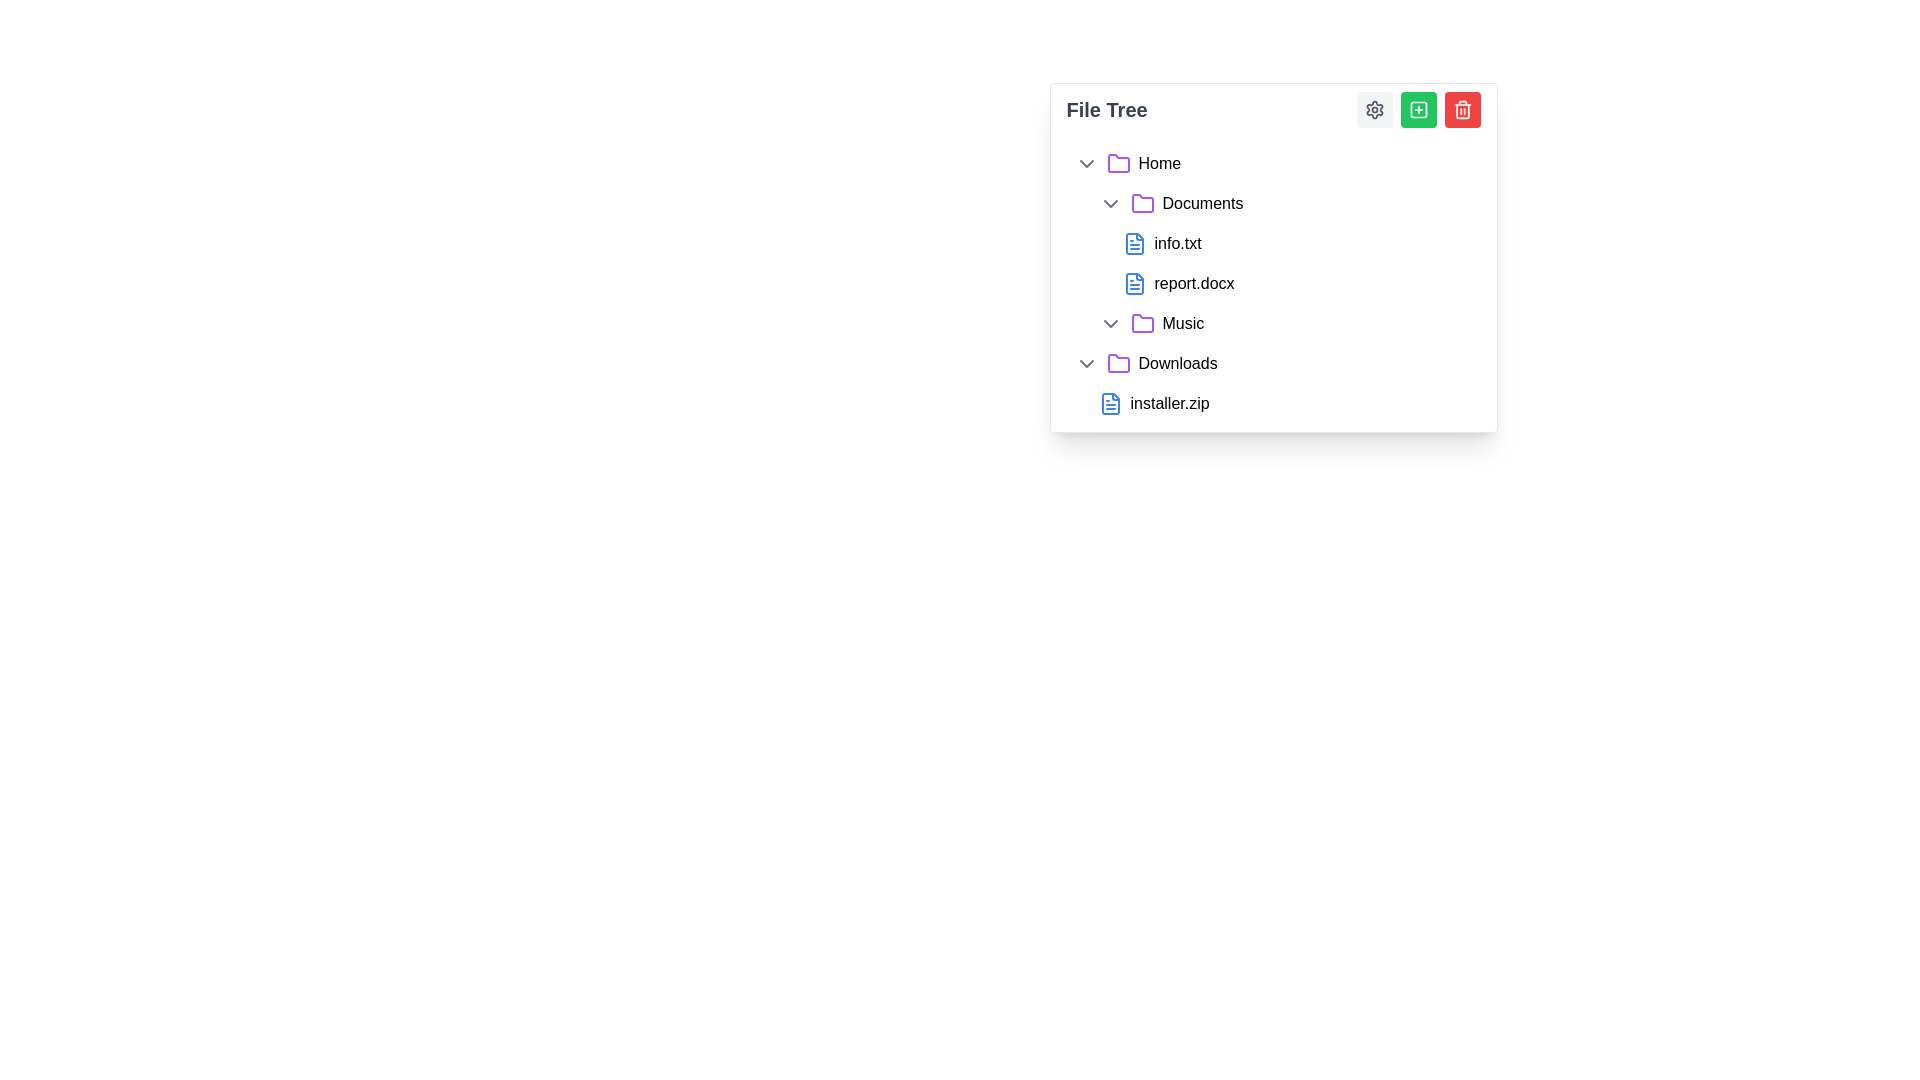  What do you see at coordinates (1373, 110) in the screenshot?
I see `the settings icon button` at bounding box center [1373, 110].